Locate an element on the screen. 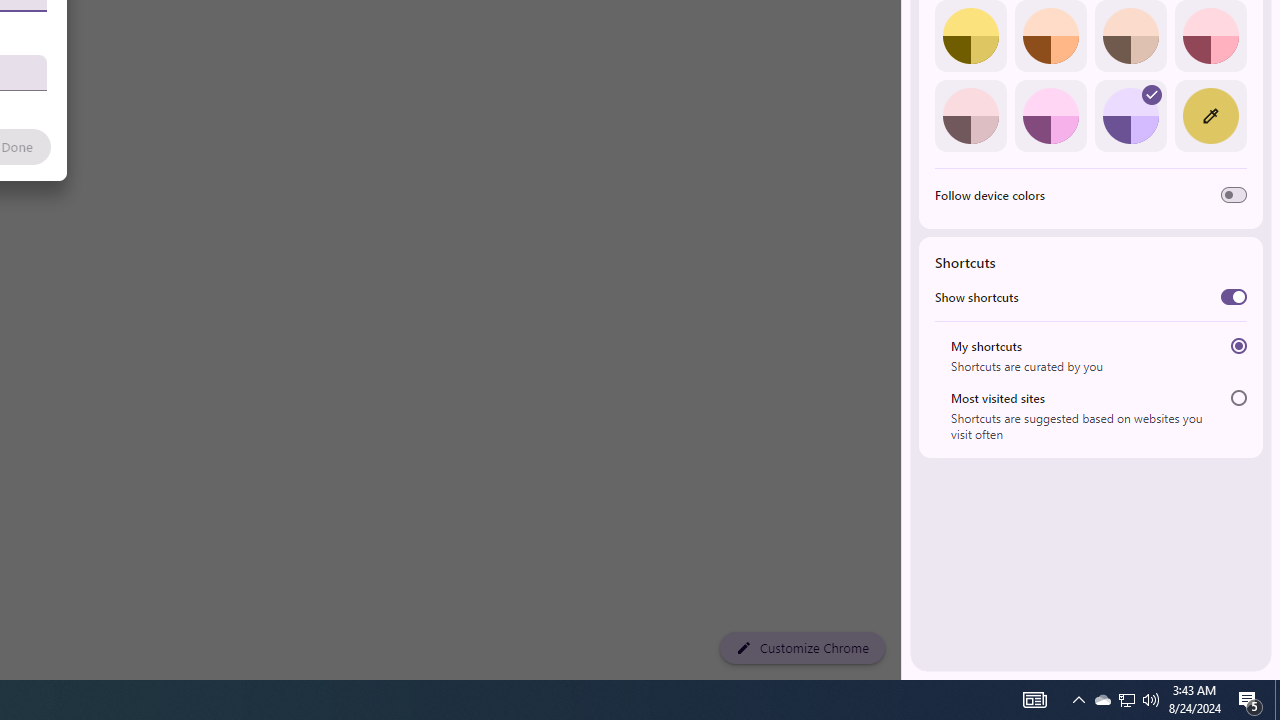 Image resolution: width=1280 pixels, height=720 pixels. 'Most visited sites' is located at coordinates (1238, 398).